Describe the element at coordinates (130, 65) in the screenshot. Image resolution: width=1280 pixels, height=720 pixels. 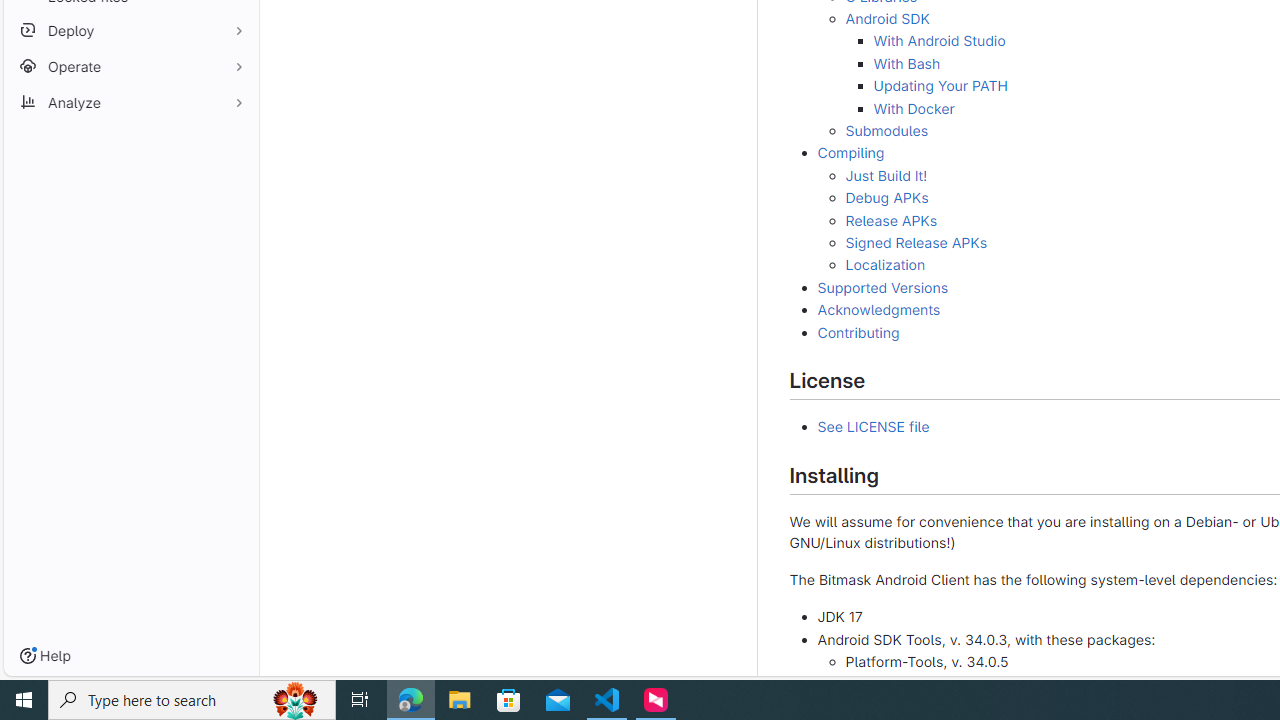
I see `'Operate'` at that location.